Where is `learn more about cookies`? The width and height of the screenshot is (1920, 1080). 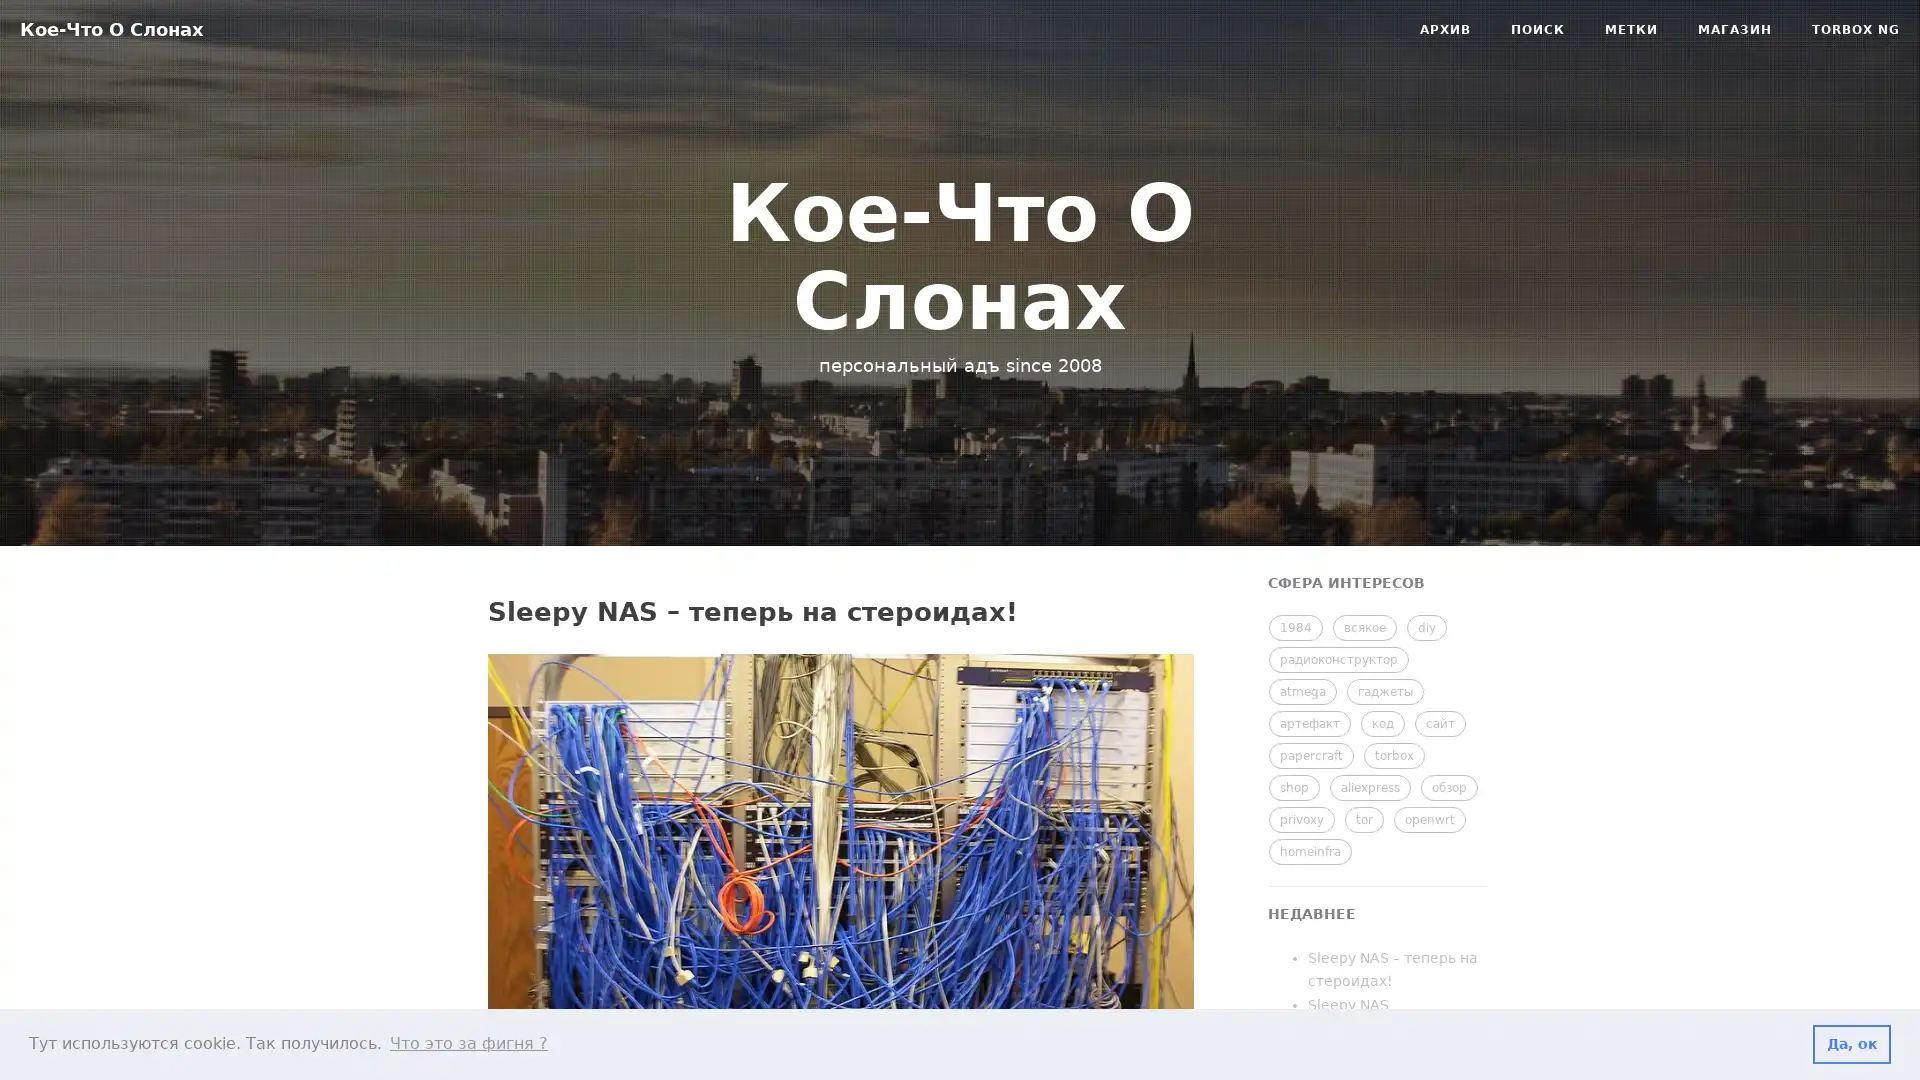 learn more about cookies is located at coordinates (467, 1043).